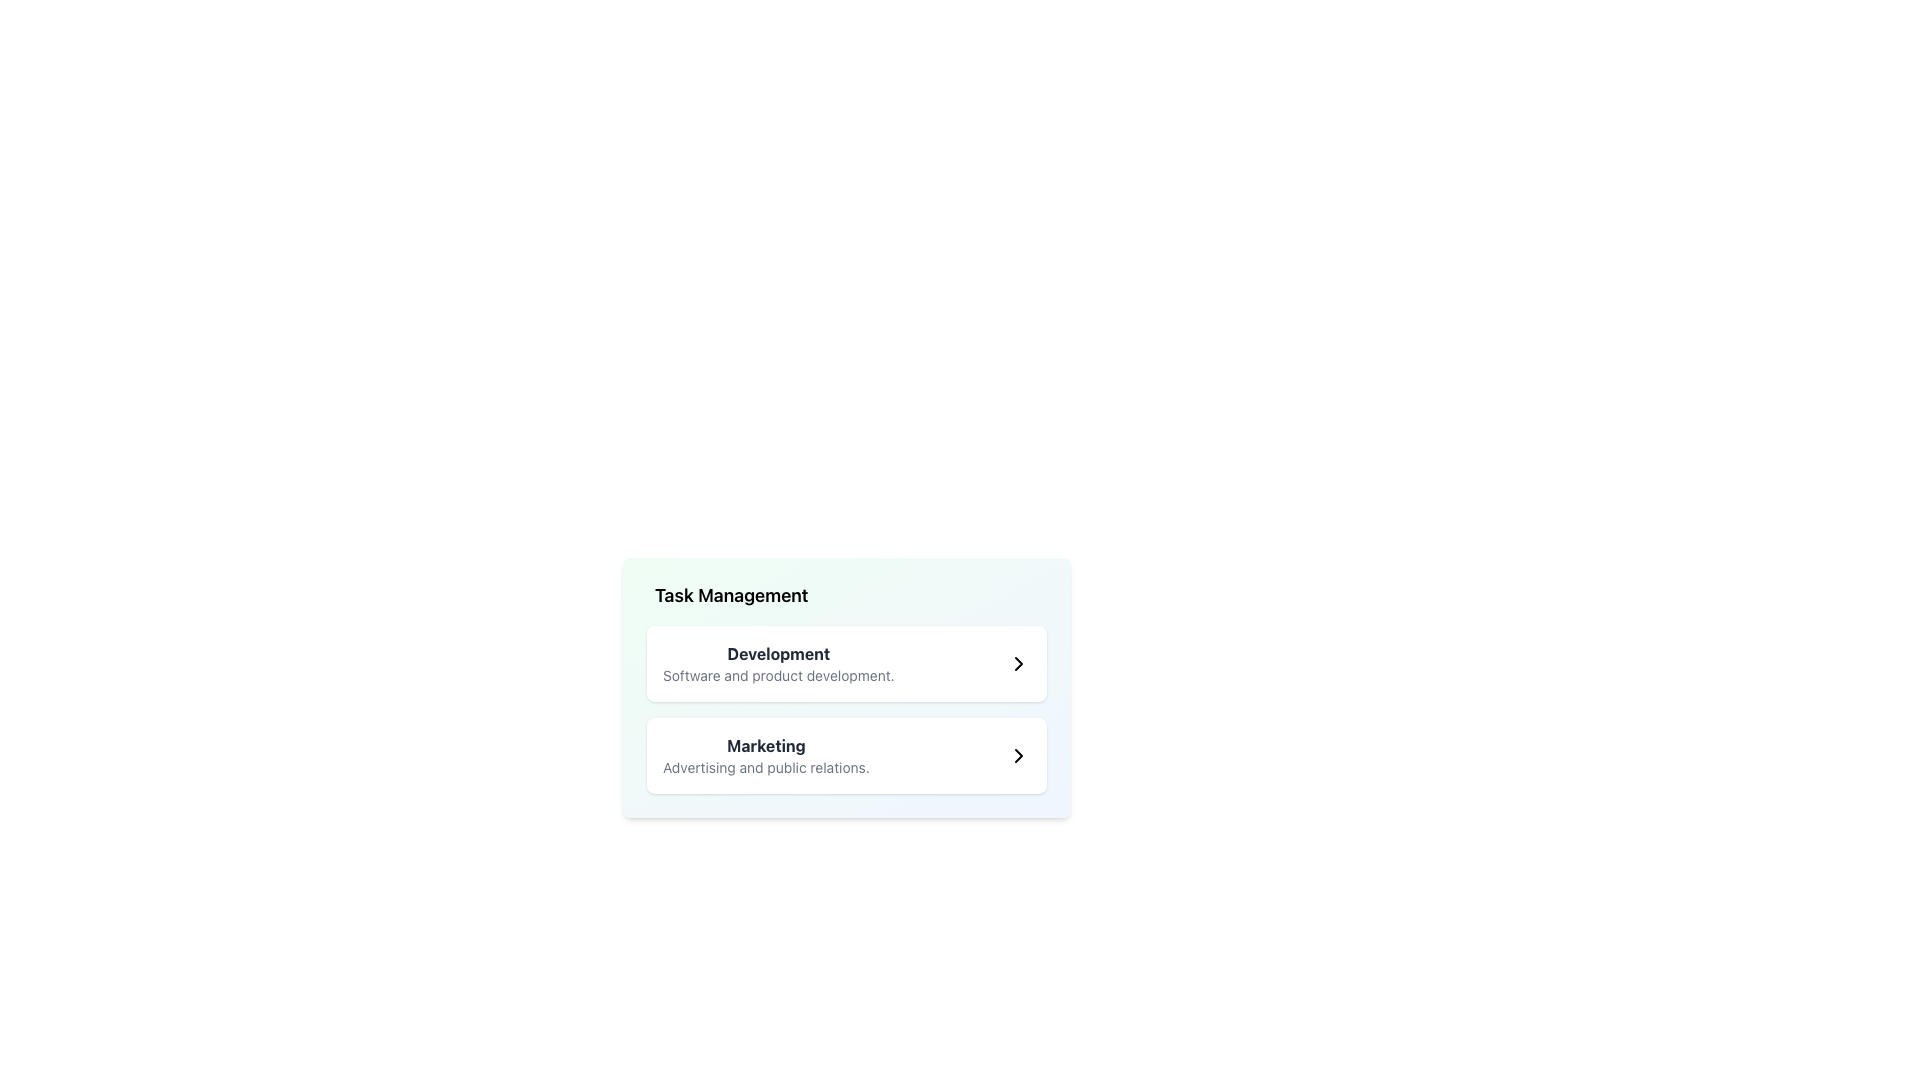 The width and height of the screenshot is (1920, 1080). I want to click on text label displaying 'Marketing' which is styled in bold and located in the lower portion of the interface, underneath the 'Development' clickable area, so click(765, 745).